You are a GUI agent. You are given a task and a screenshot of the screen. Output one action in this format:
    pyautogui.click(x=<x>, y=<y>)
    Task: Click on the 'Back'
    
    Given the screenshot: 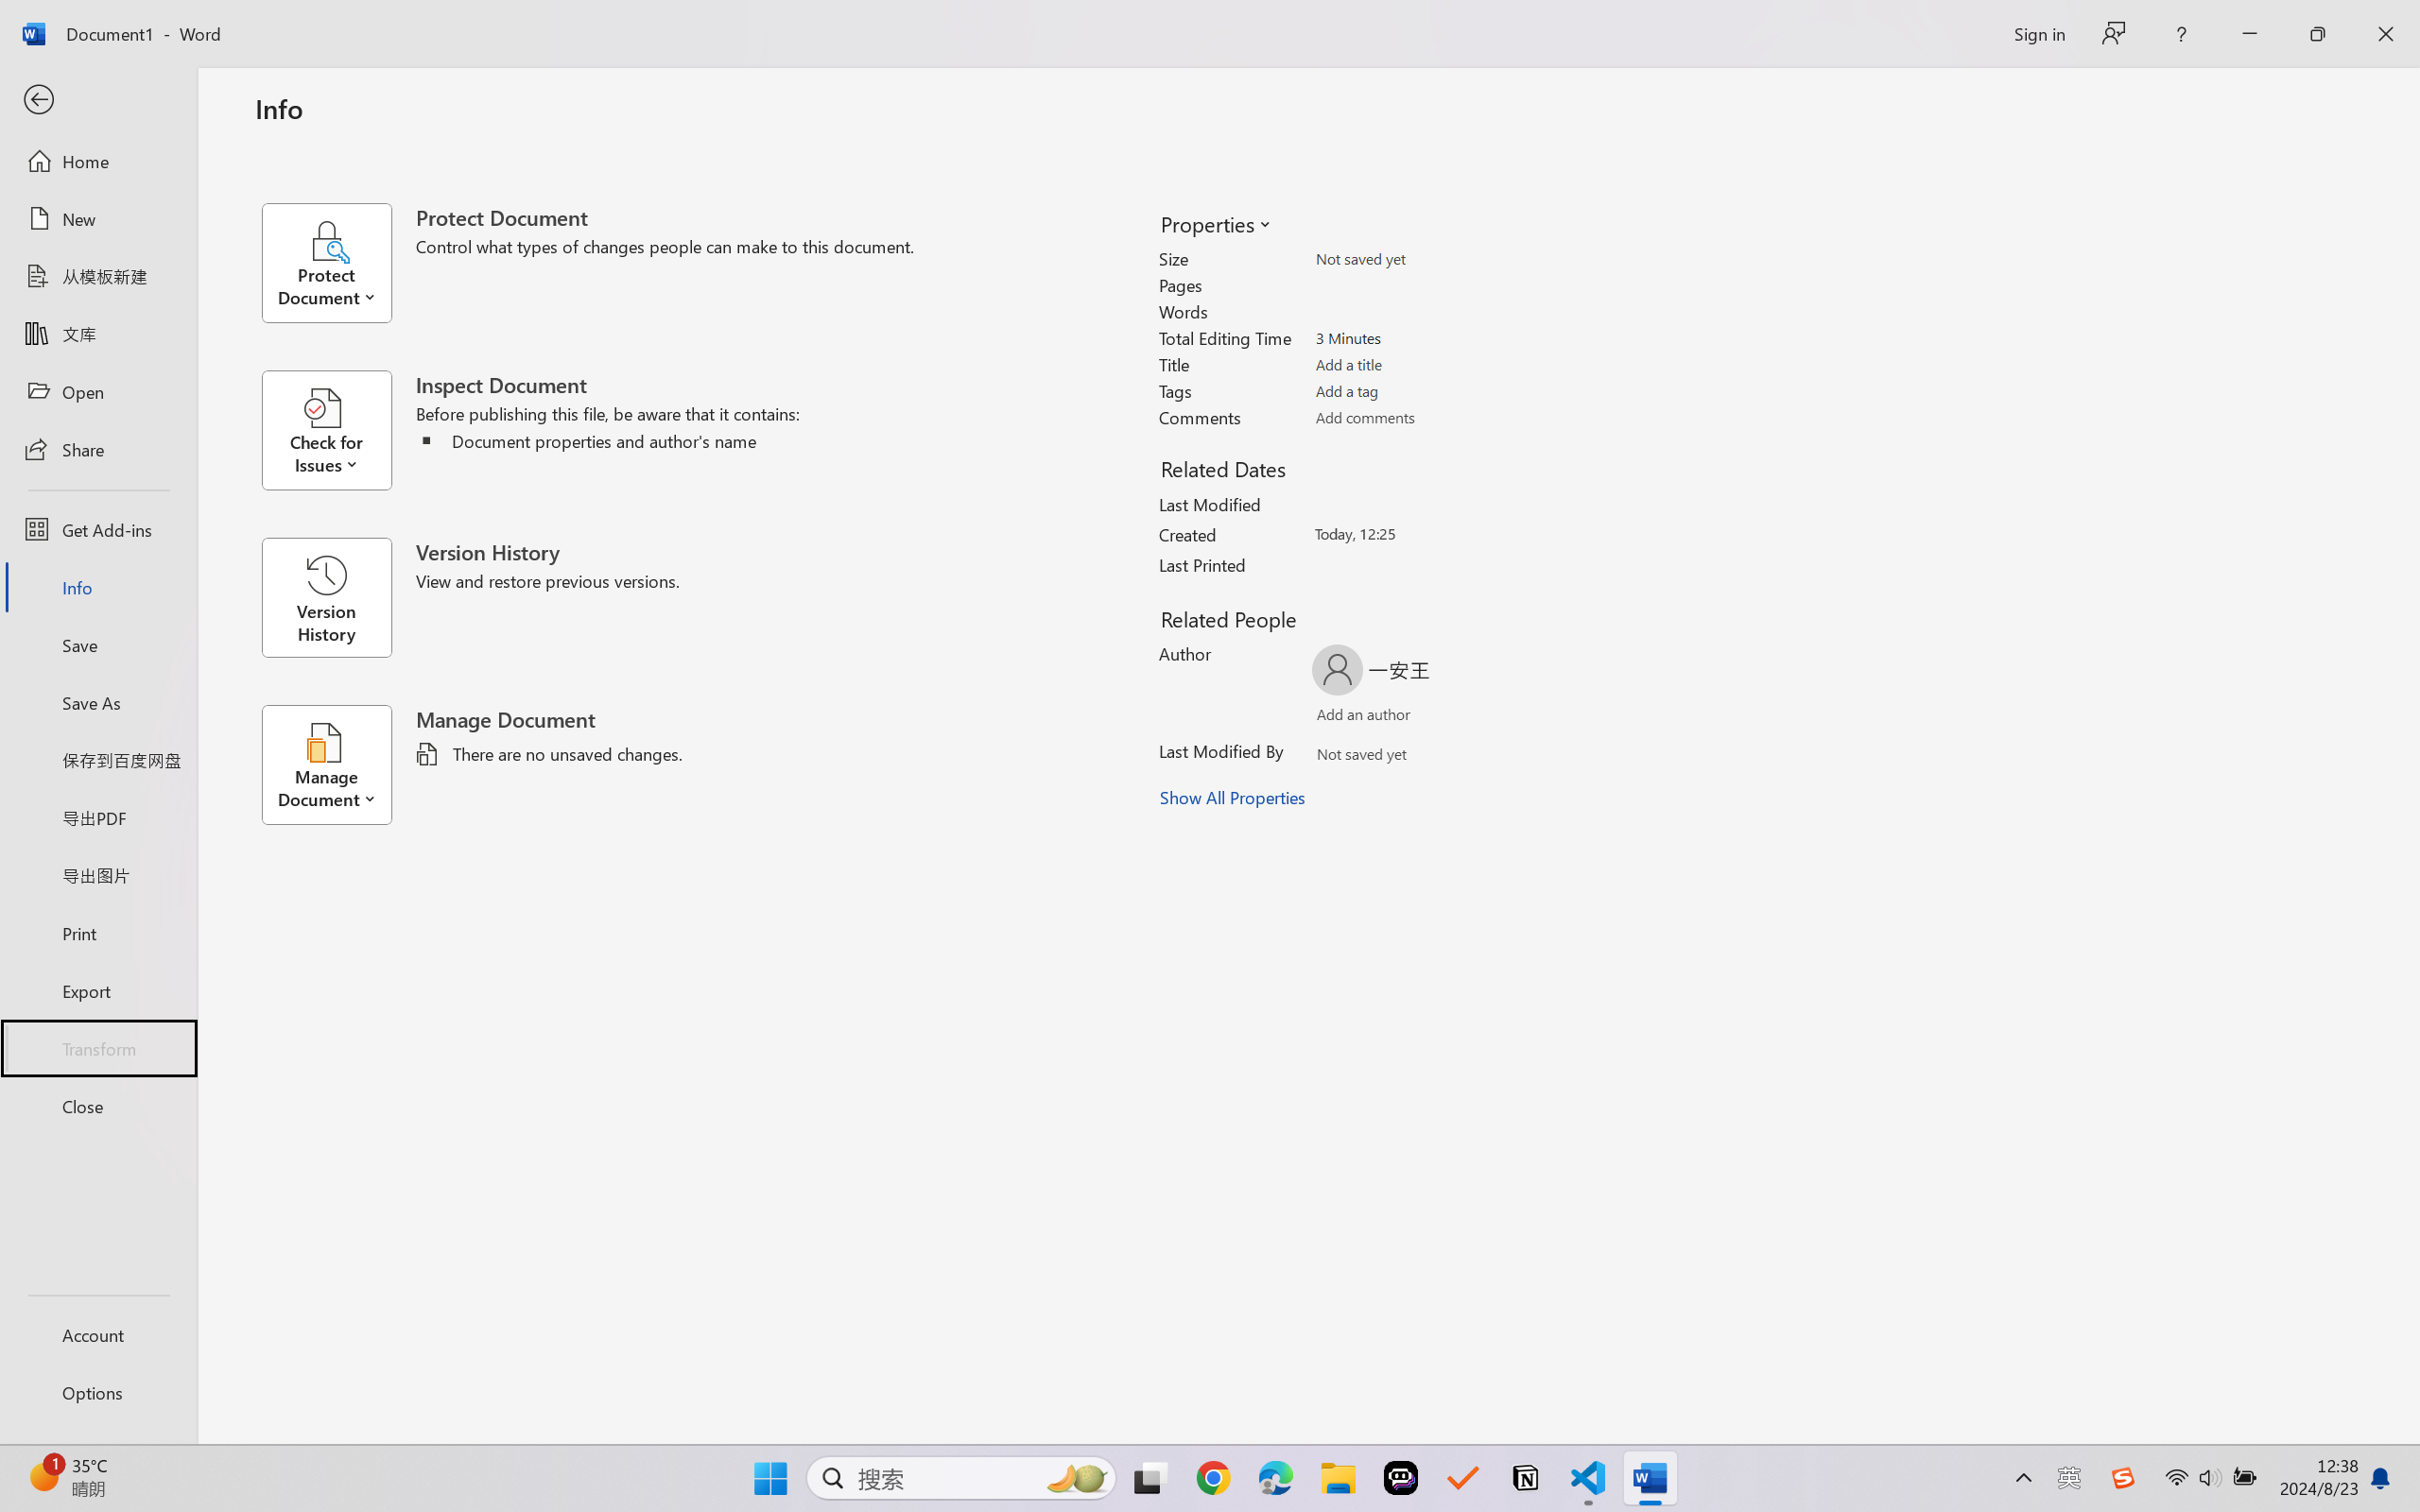 What is the action you would take?
    pyautogui.click(x=97, y=100)
    